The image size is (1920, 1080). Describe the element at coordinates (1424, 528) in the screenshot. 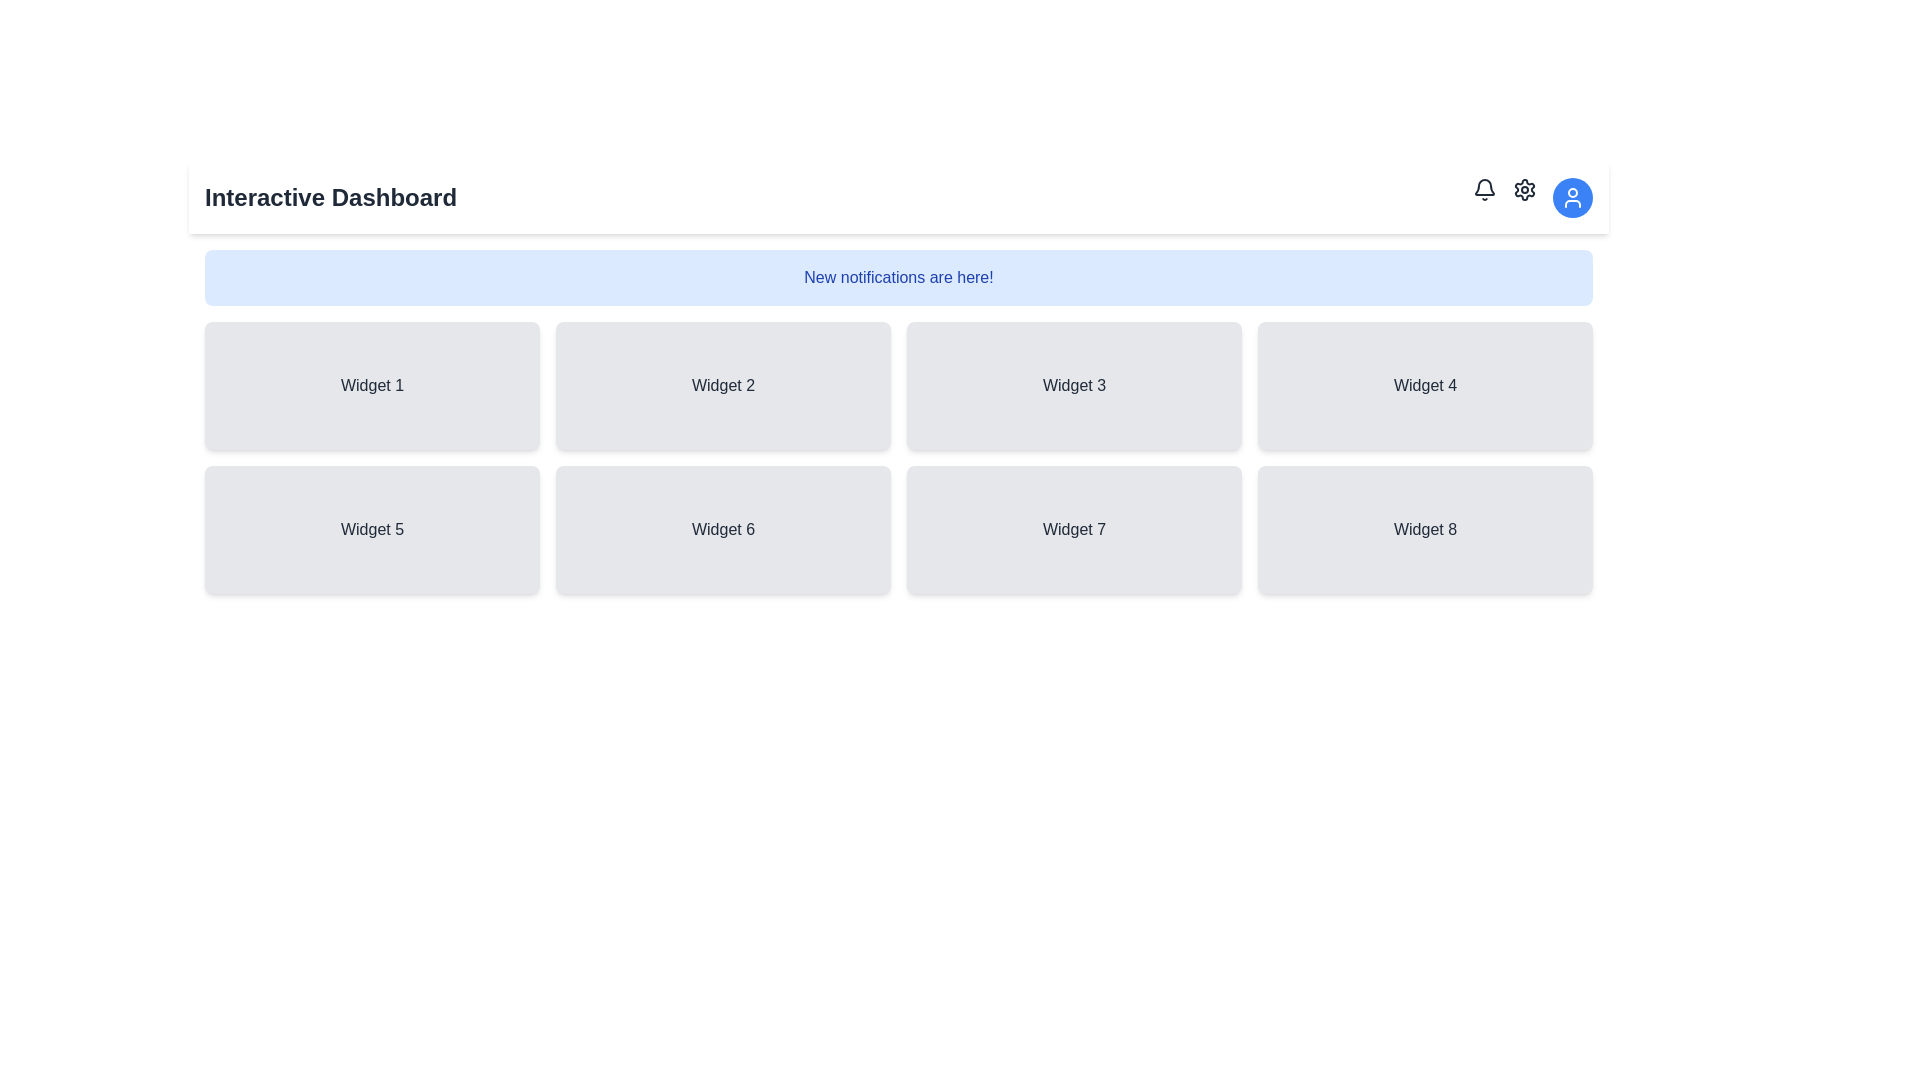

I see `the Display card located at the bottom-right of the grid, which is the fourth widget in the second row of a grid layout` at that location.